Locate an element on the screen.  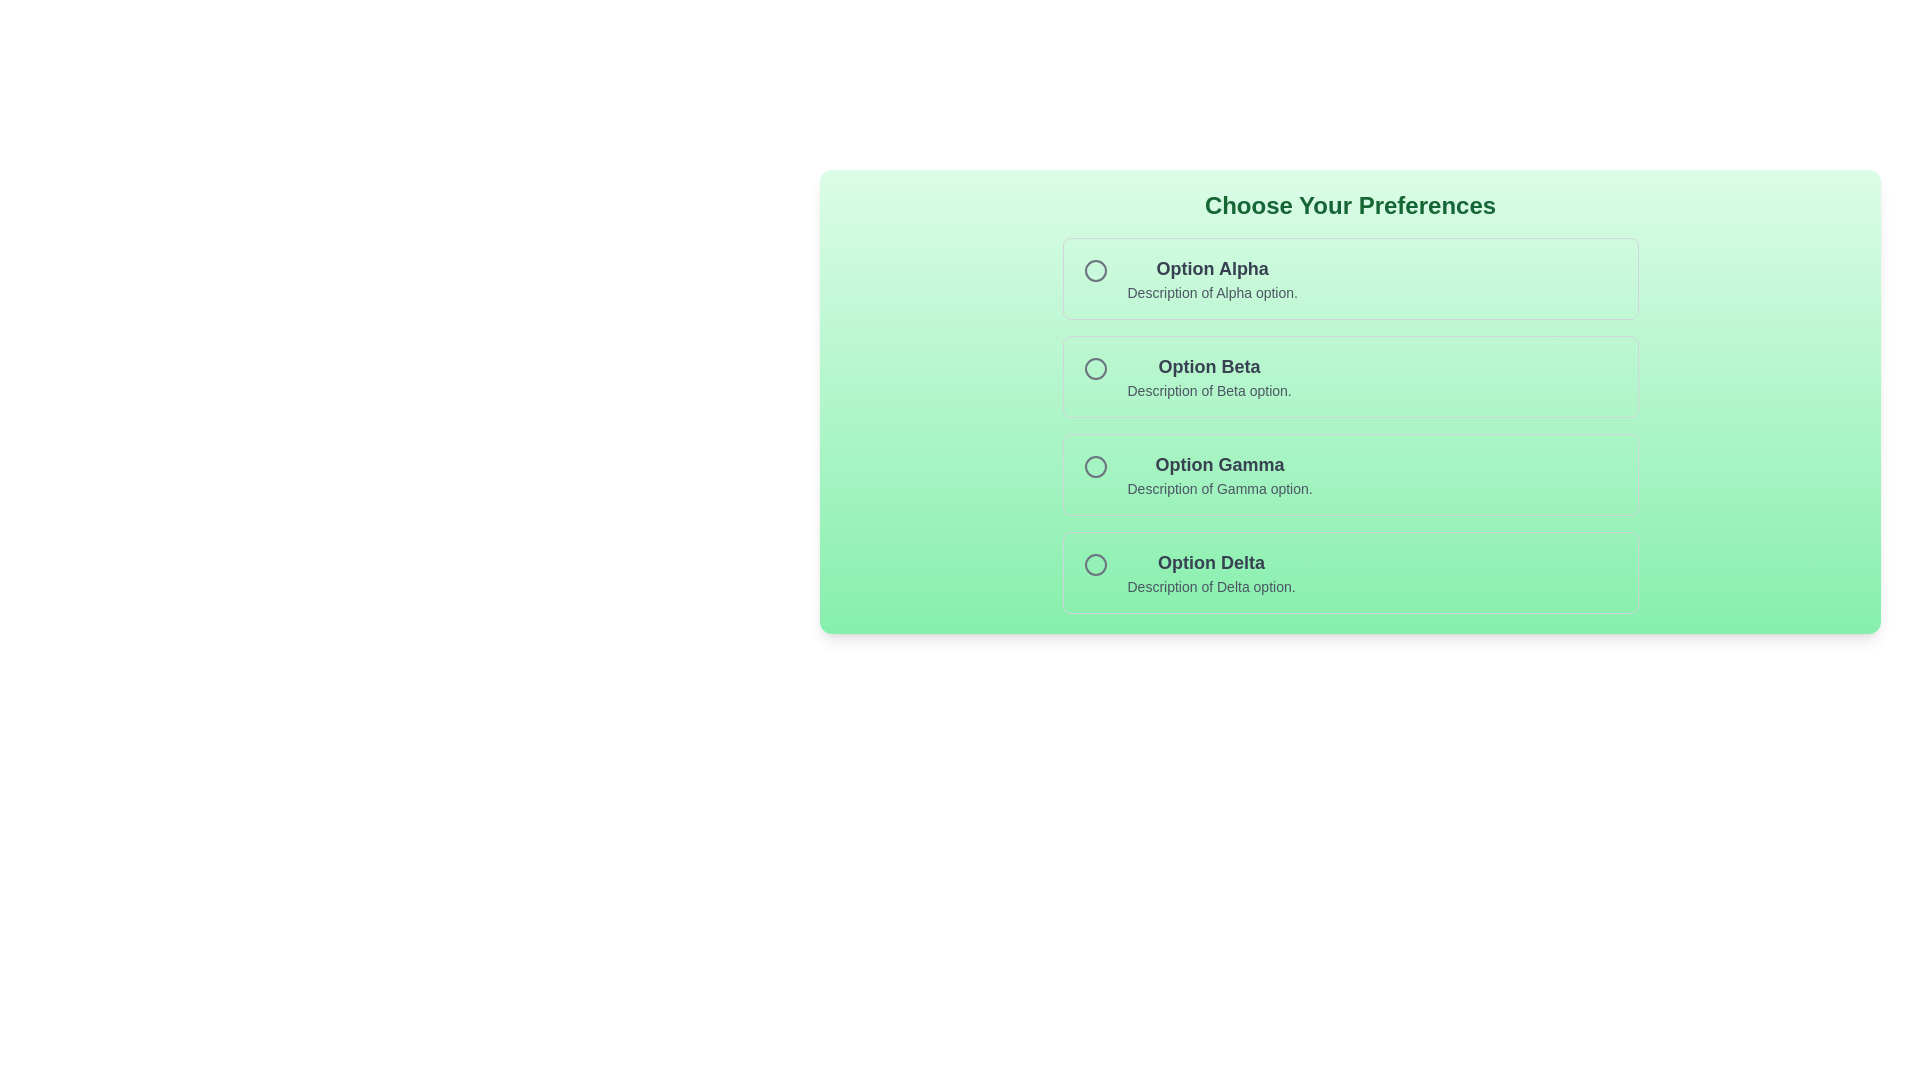
the label 'Option Alpha' is located at coordinates (1211, 278).